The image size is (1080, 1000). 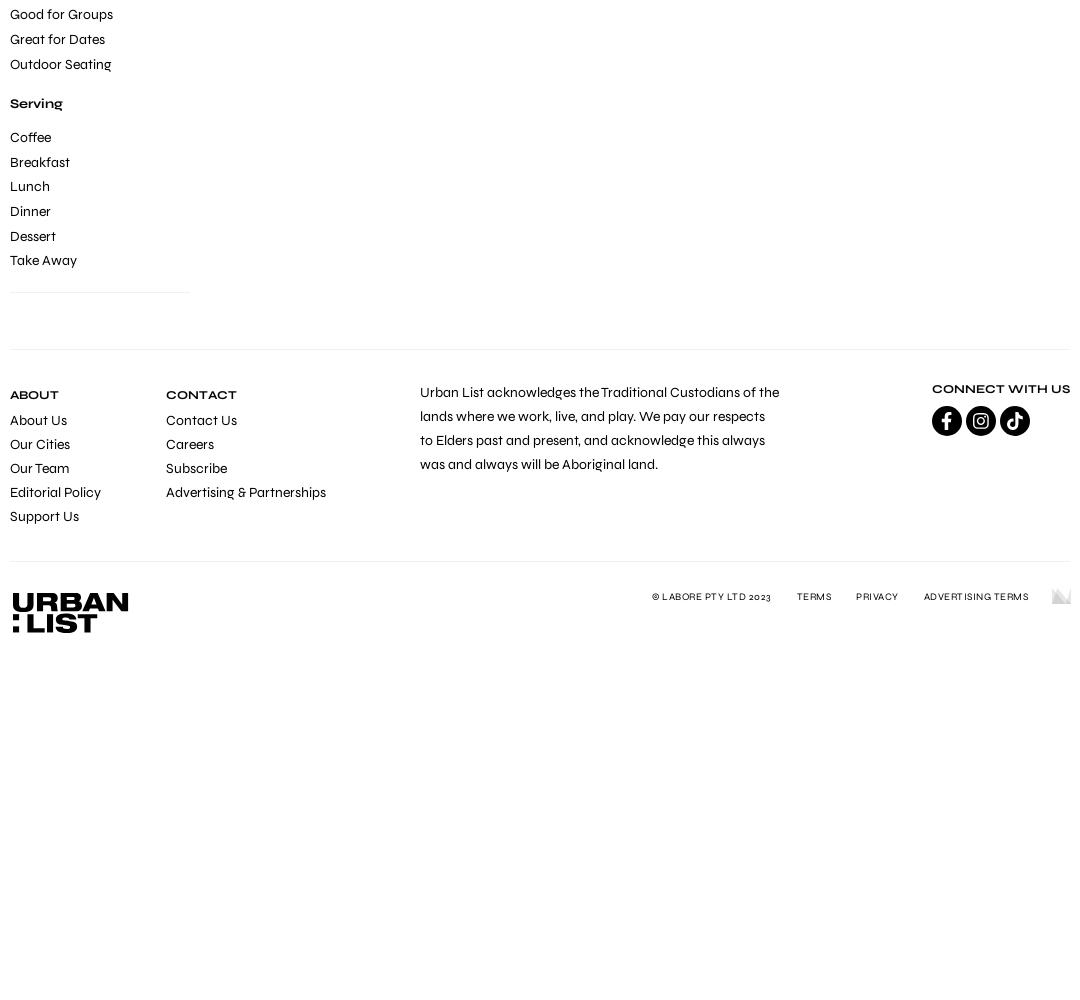 I want to click on 'Careers', so click(x=189, y=443).